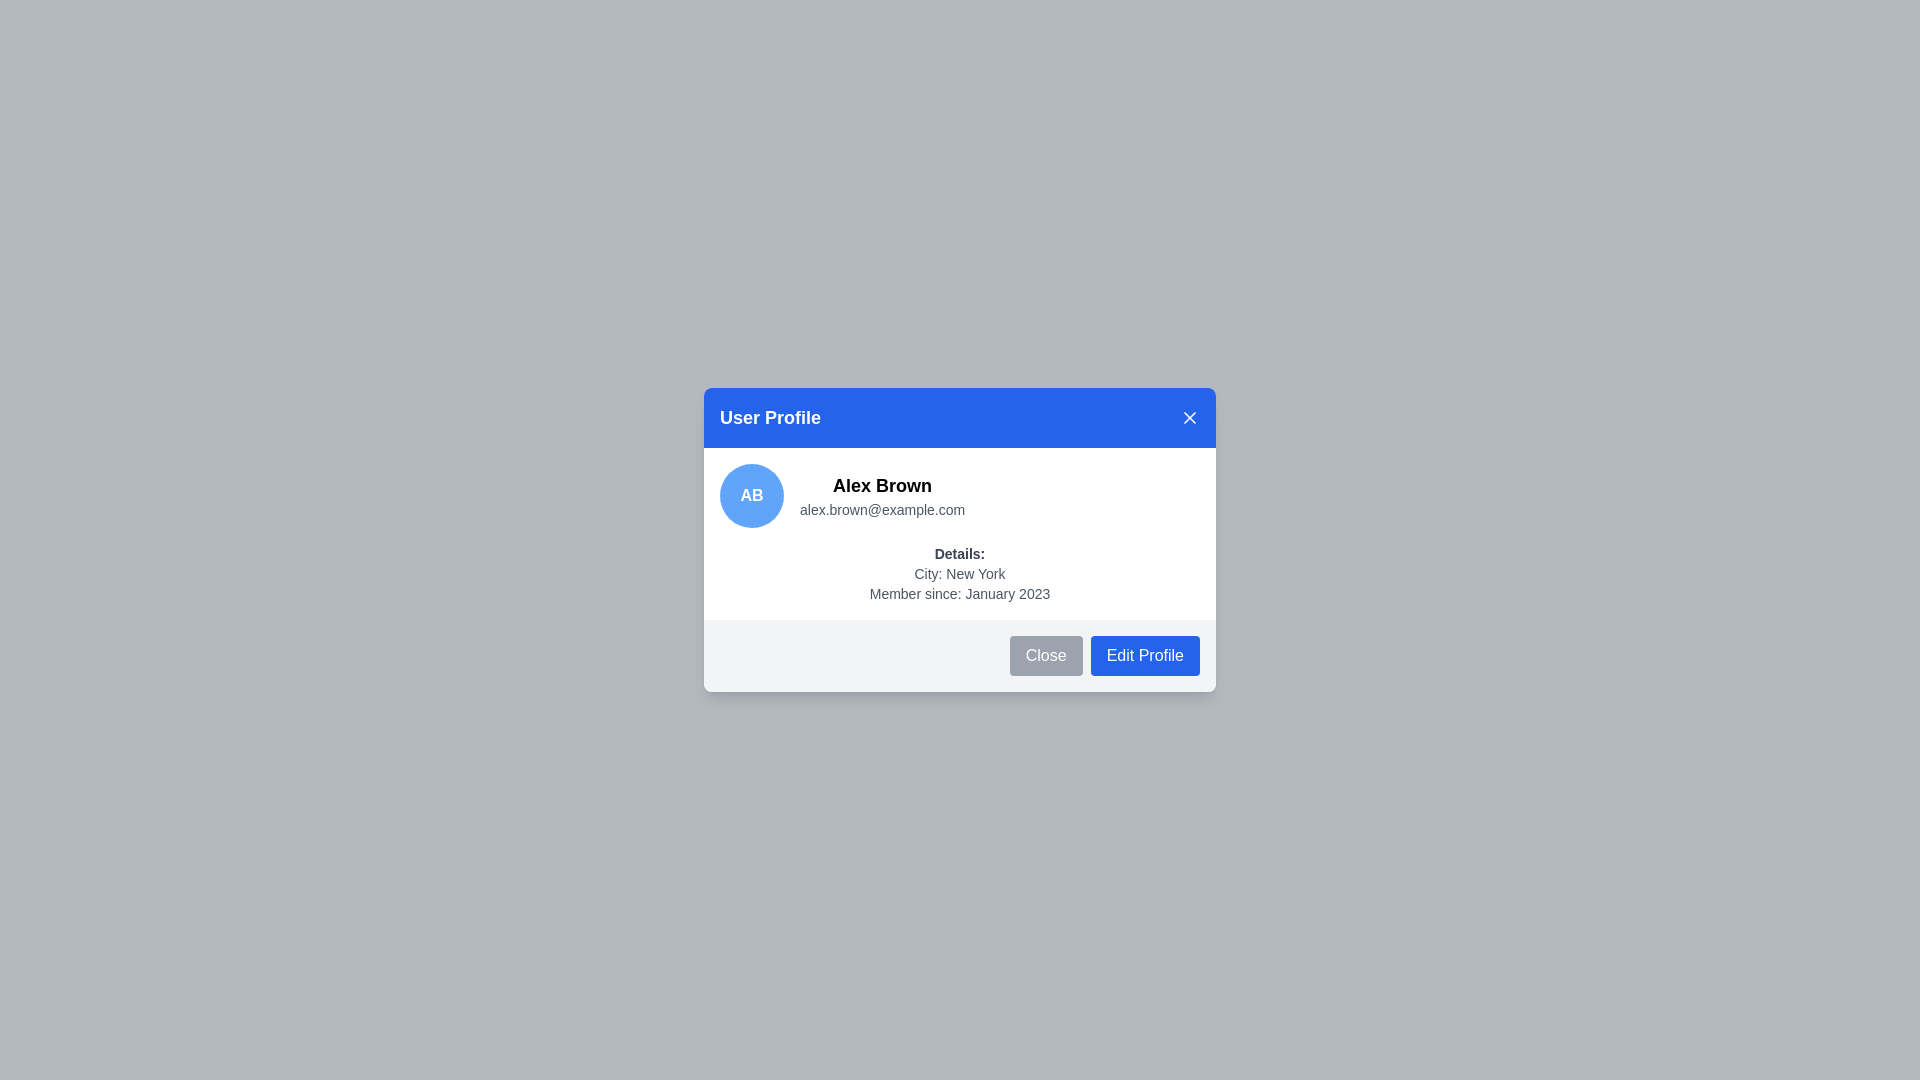  What do you see at coordinates (1190, 416) in the screenshot?
I see `the close button represented by a small cross mark ('X') located in the top-right corner of the blue header section of the modal dialog` at bounding box center [1190, 416].